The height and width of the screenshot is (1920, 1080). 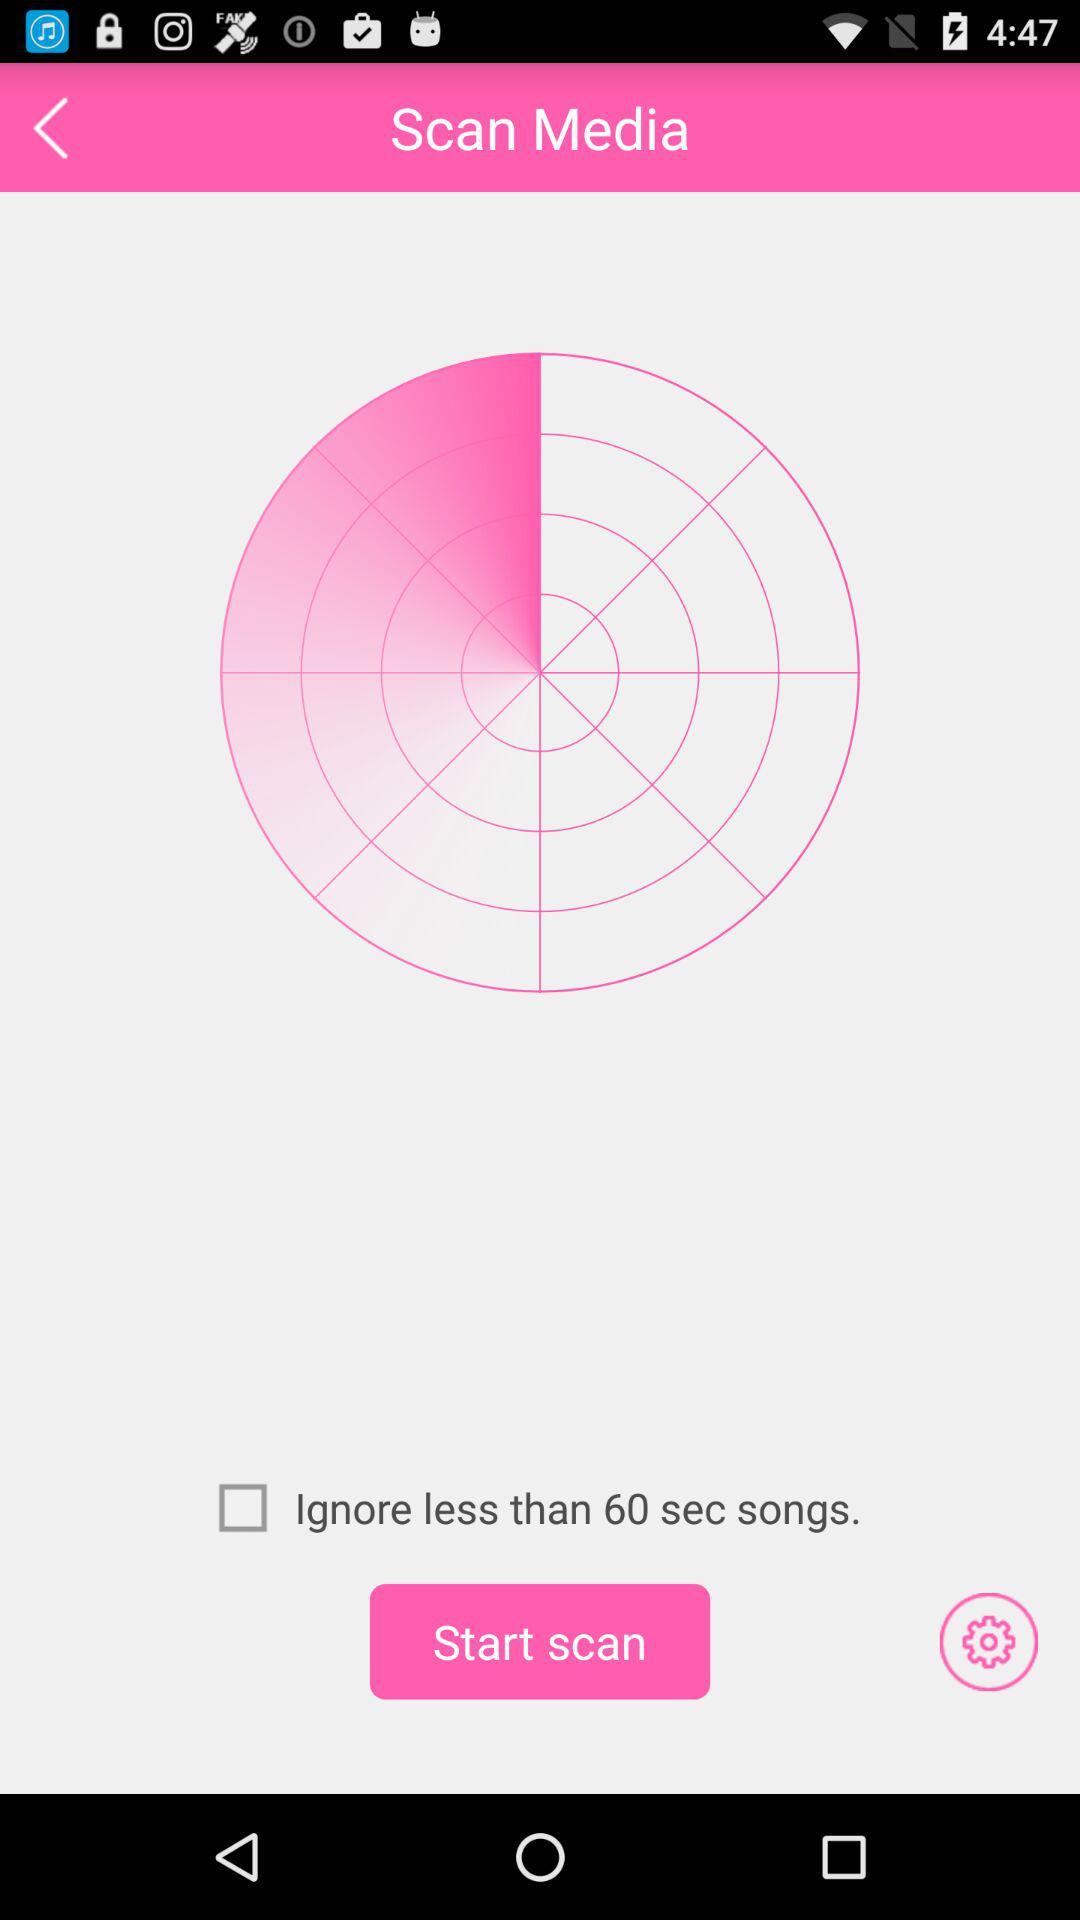 What do you see at coordinates (987, 1641) in the screenshot?
I see `icon at the bottom right corner` at bounding box center [987, 1641].